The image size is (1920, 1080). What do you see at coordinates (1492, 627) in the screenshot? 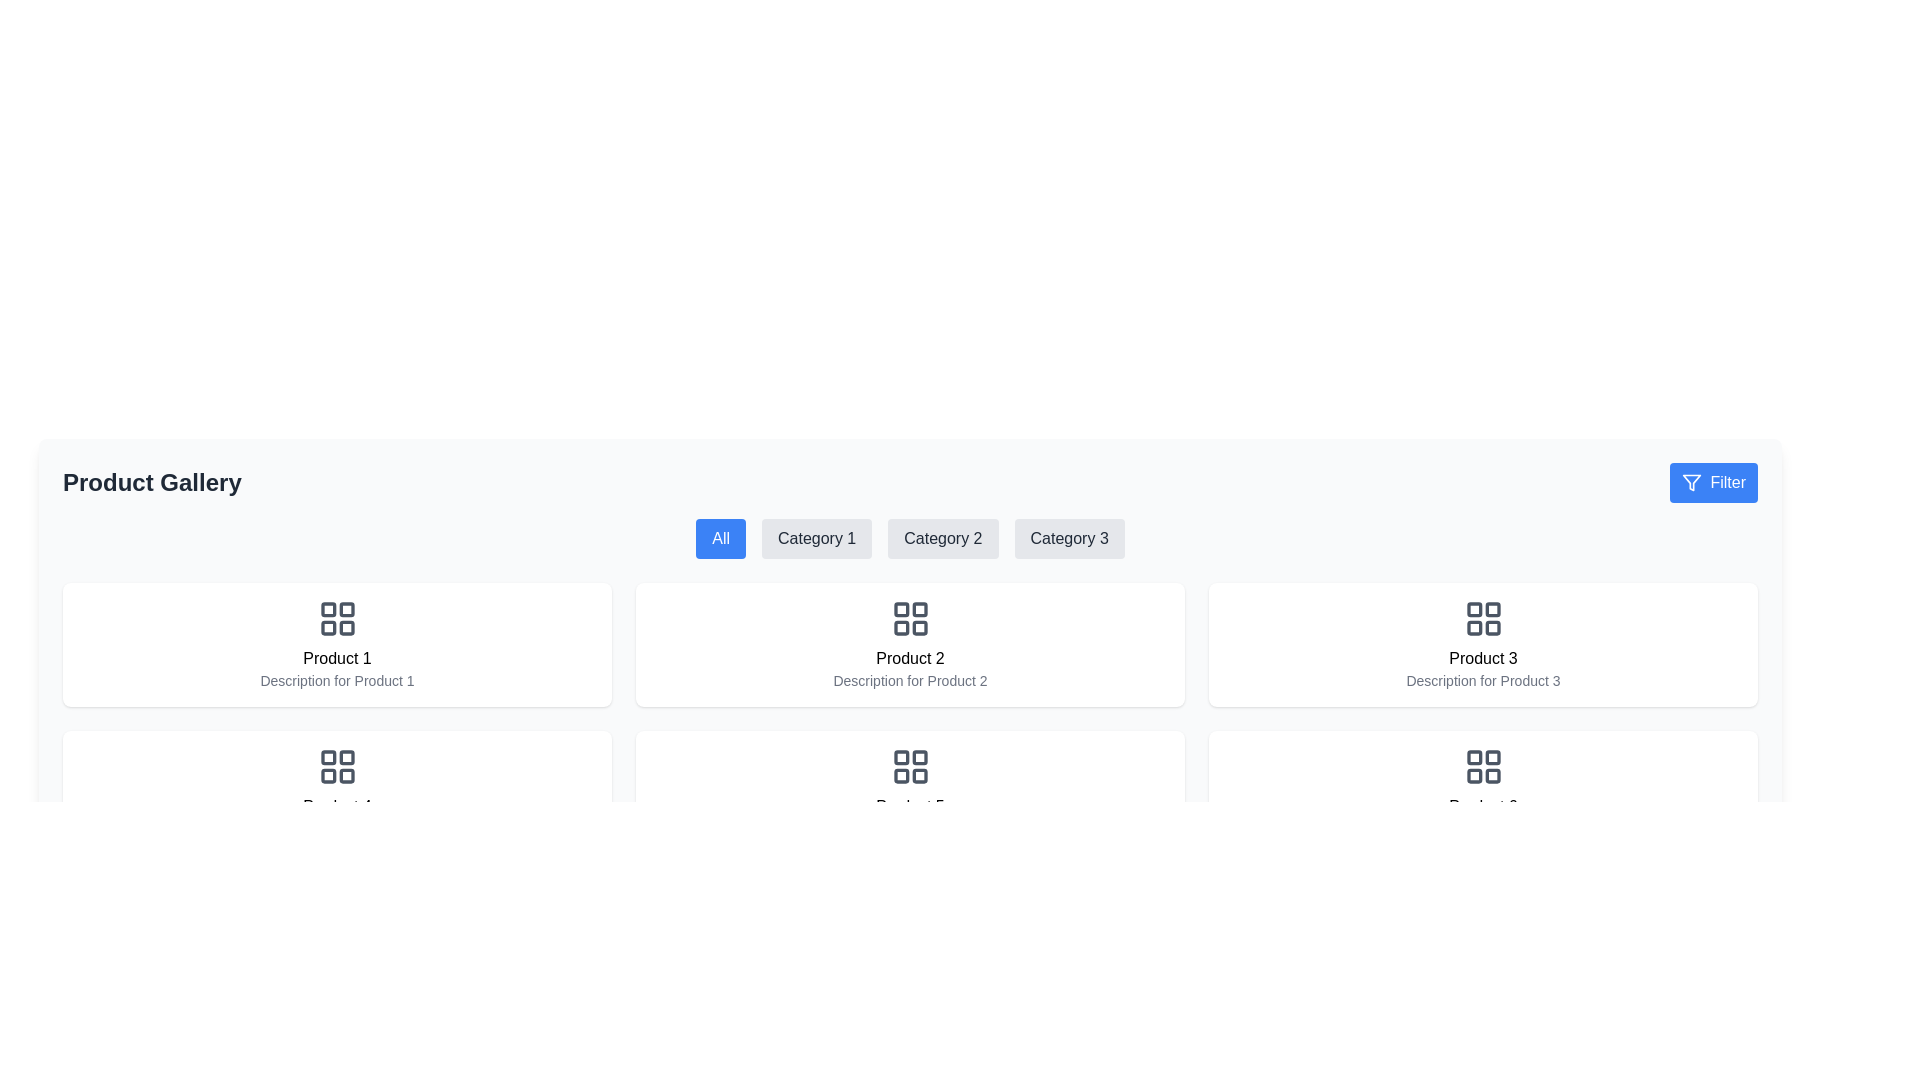
I see `the small gray square with rounded corners, which is the third square in a 2x2 grid layout` at bounding box center [1492, 627].